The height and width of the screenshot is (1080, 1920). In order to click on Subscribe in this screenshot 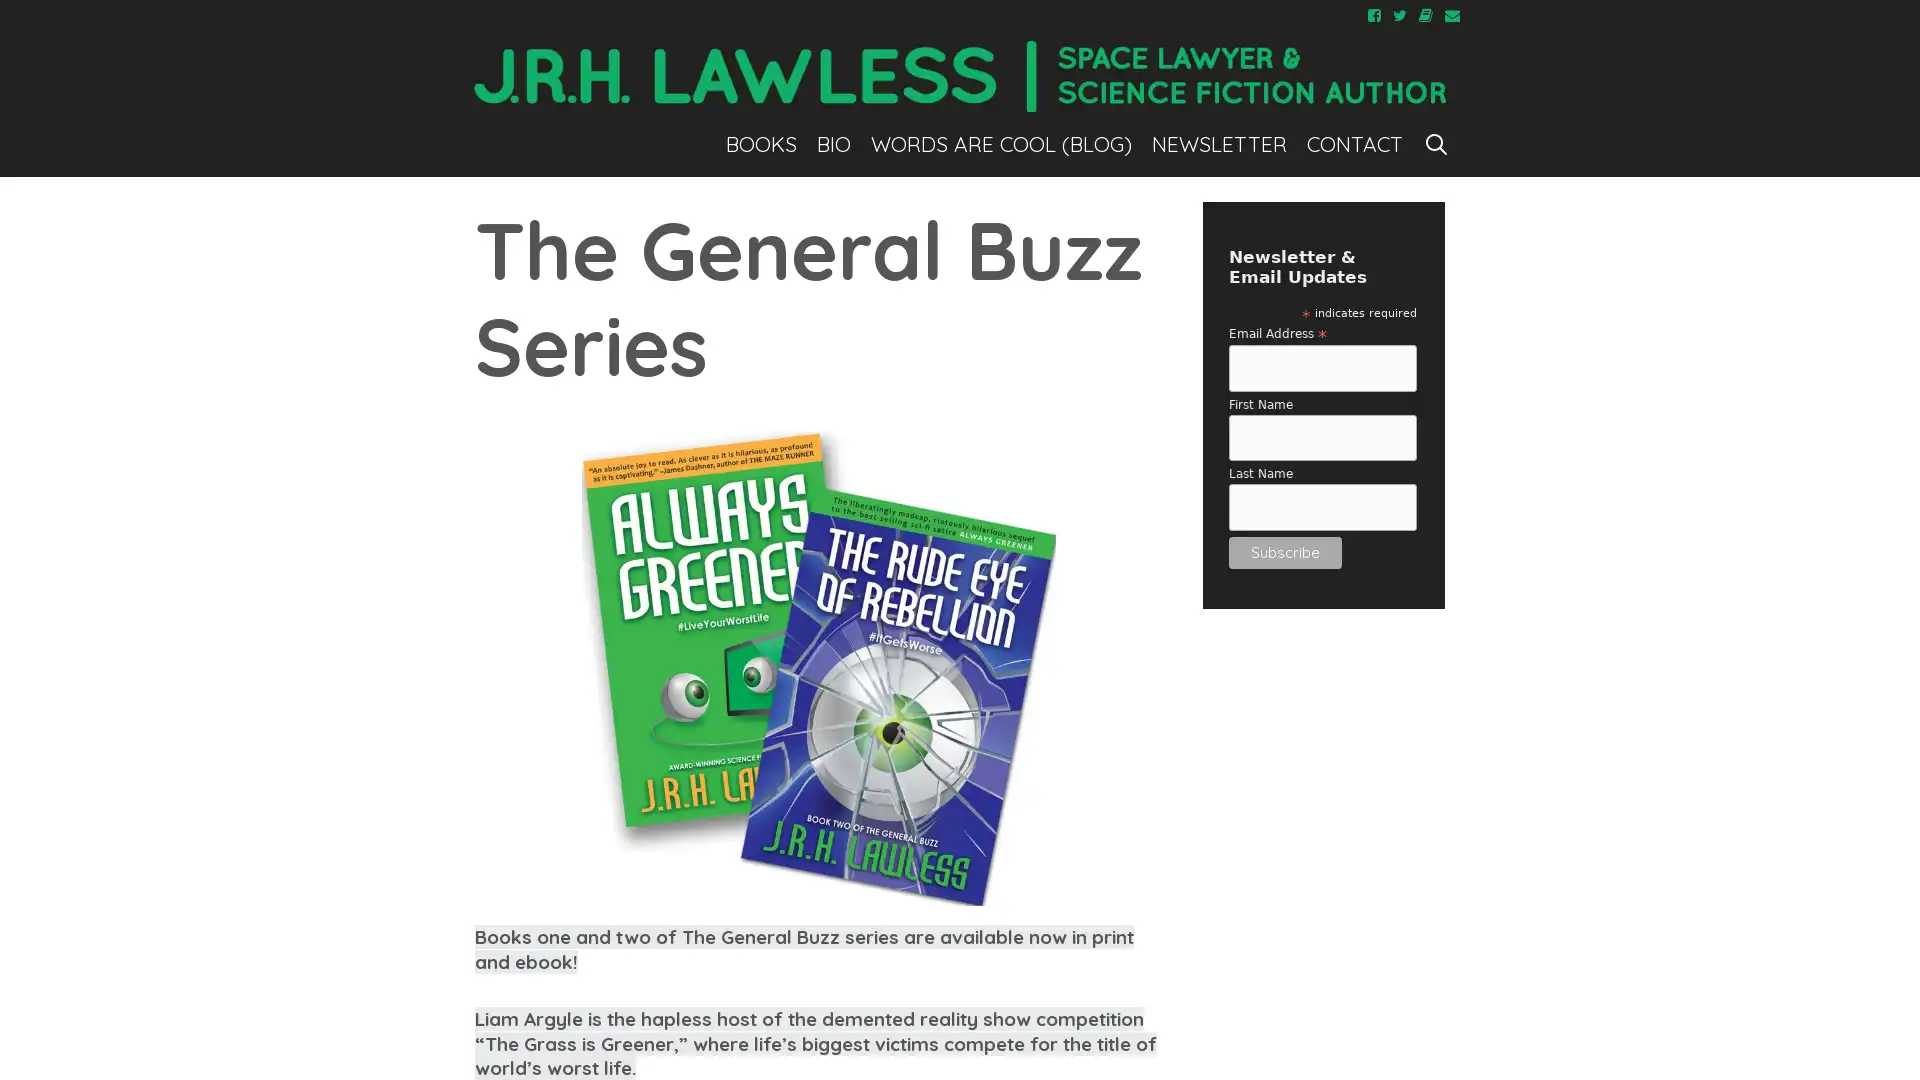, I will do `click(1284, 551)`.